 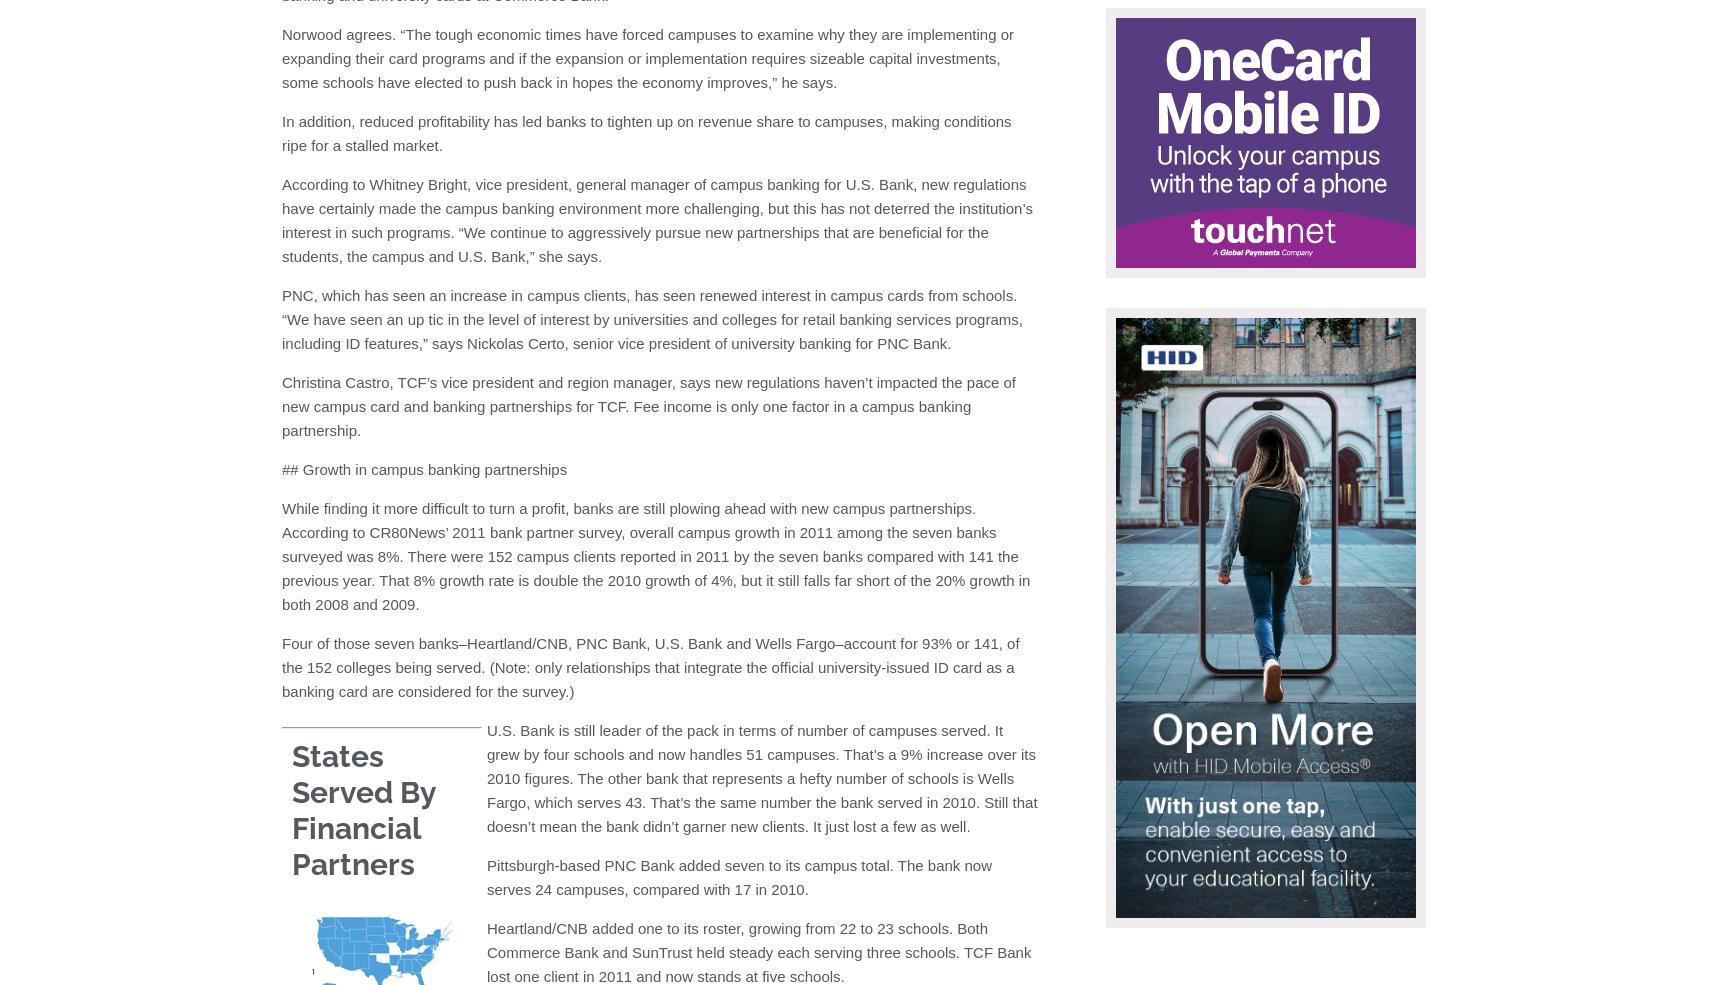 What do you see at coordinates (281, 666) in the screenshot?
I see `'Four of those seven banks–Heartland/CNB, PNC Bank, U.S. Bank and Wells Fargo–account for 93% or 141, of the 152 colleges being served. (Note: only relationships that integrate the official university-issued ID card as a banking card are considered for the survey.)'` at bounding box center [281, 666].